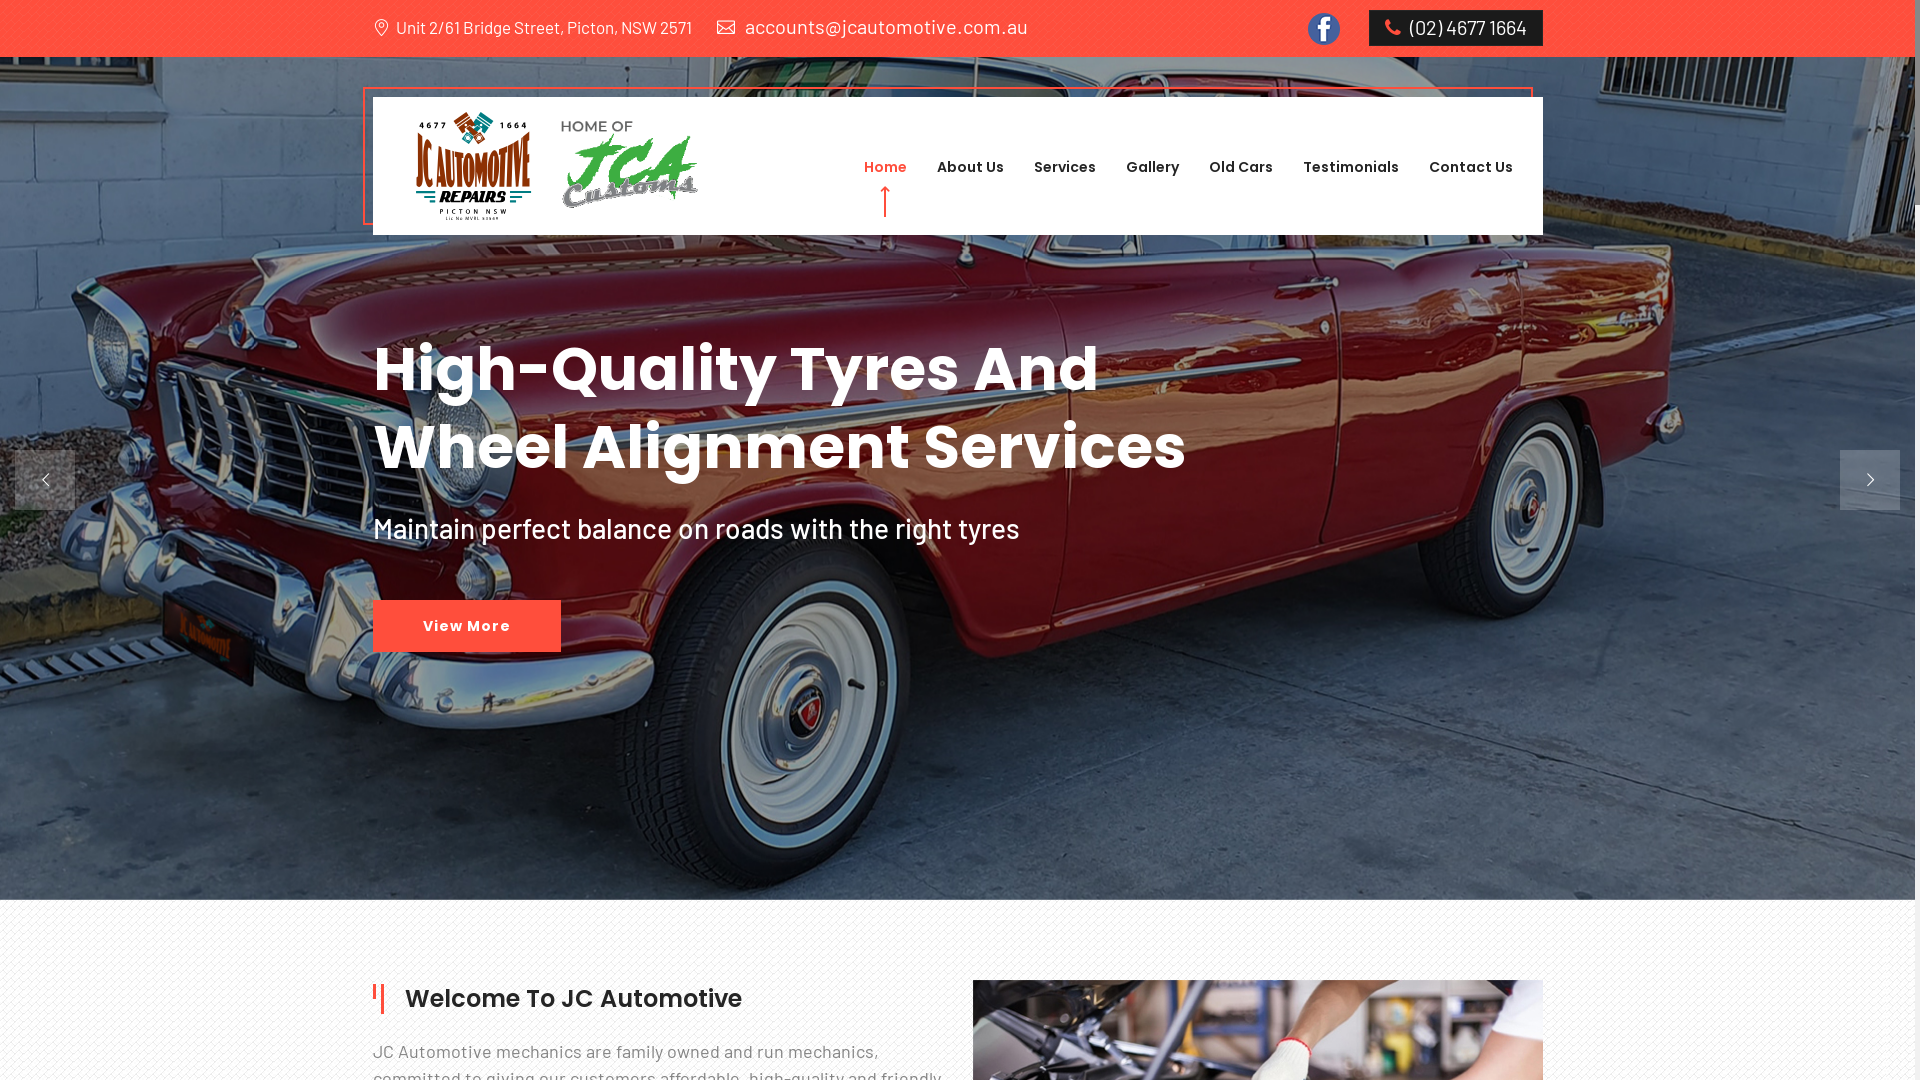  Describe the element at coordinates (884, 165) in the screenshot. I see `'Home'` at that location.